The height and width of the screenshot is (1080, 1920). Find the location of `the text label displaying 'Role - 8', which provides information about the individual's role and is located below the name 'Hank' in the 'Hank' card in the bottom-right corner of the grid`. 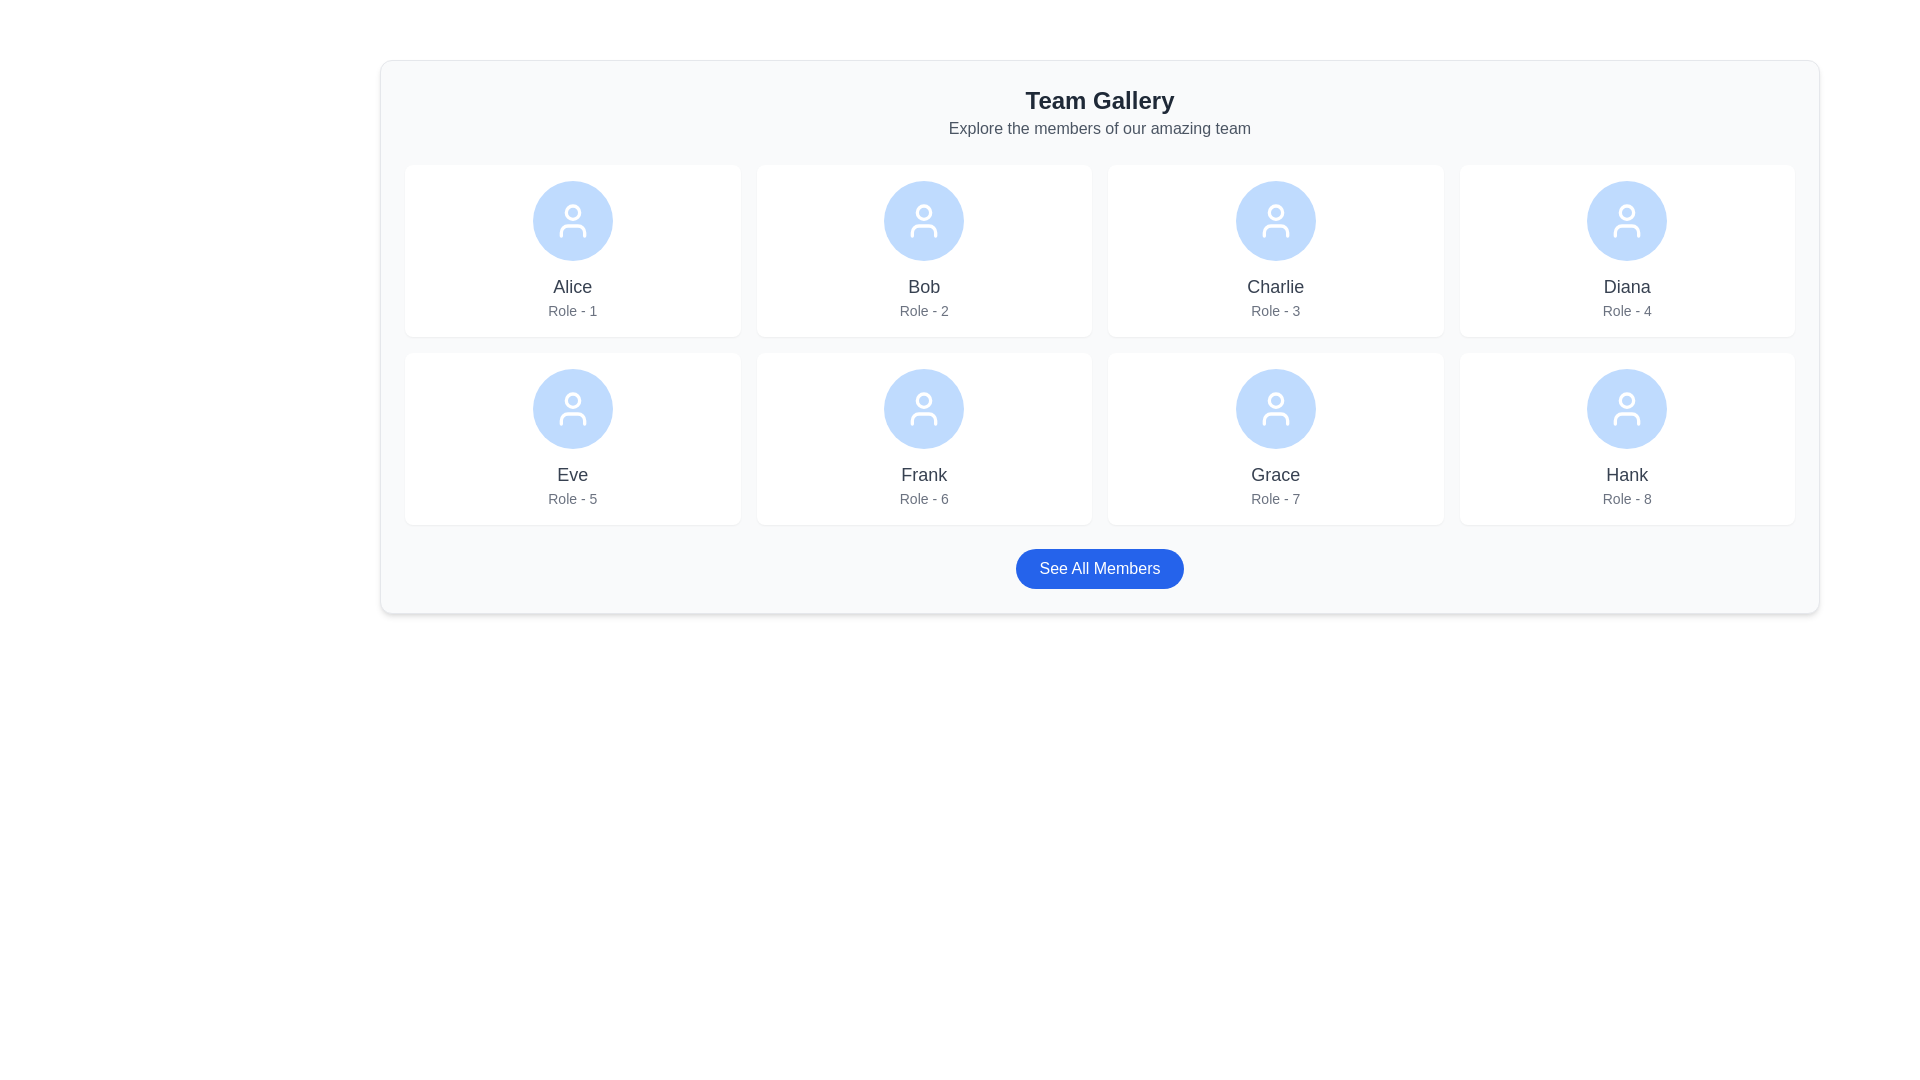

the text label displaying 'Role - 8', which provides information about the individual's role and is located below the name 'Hank' in the 'Hank' card in the bottom-right corner of the grid is located at coordinates (1627, 497).